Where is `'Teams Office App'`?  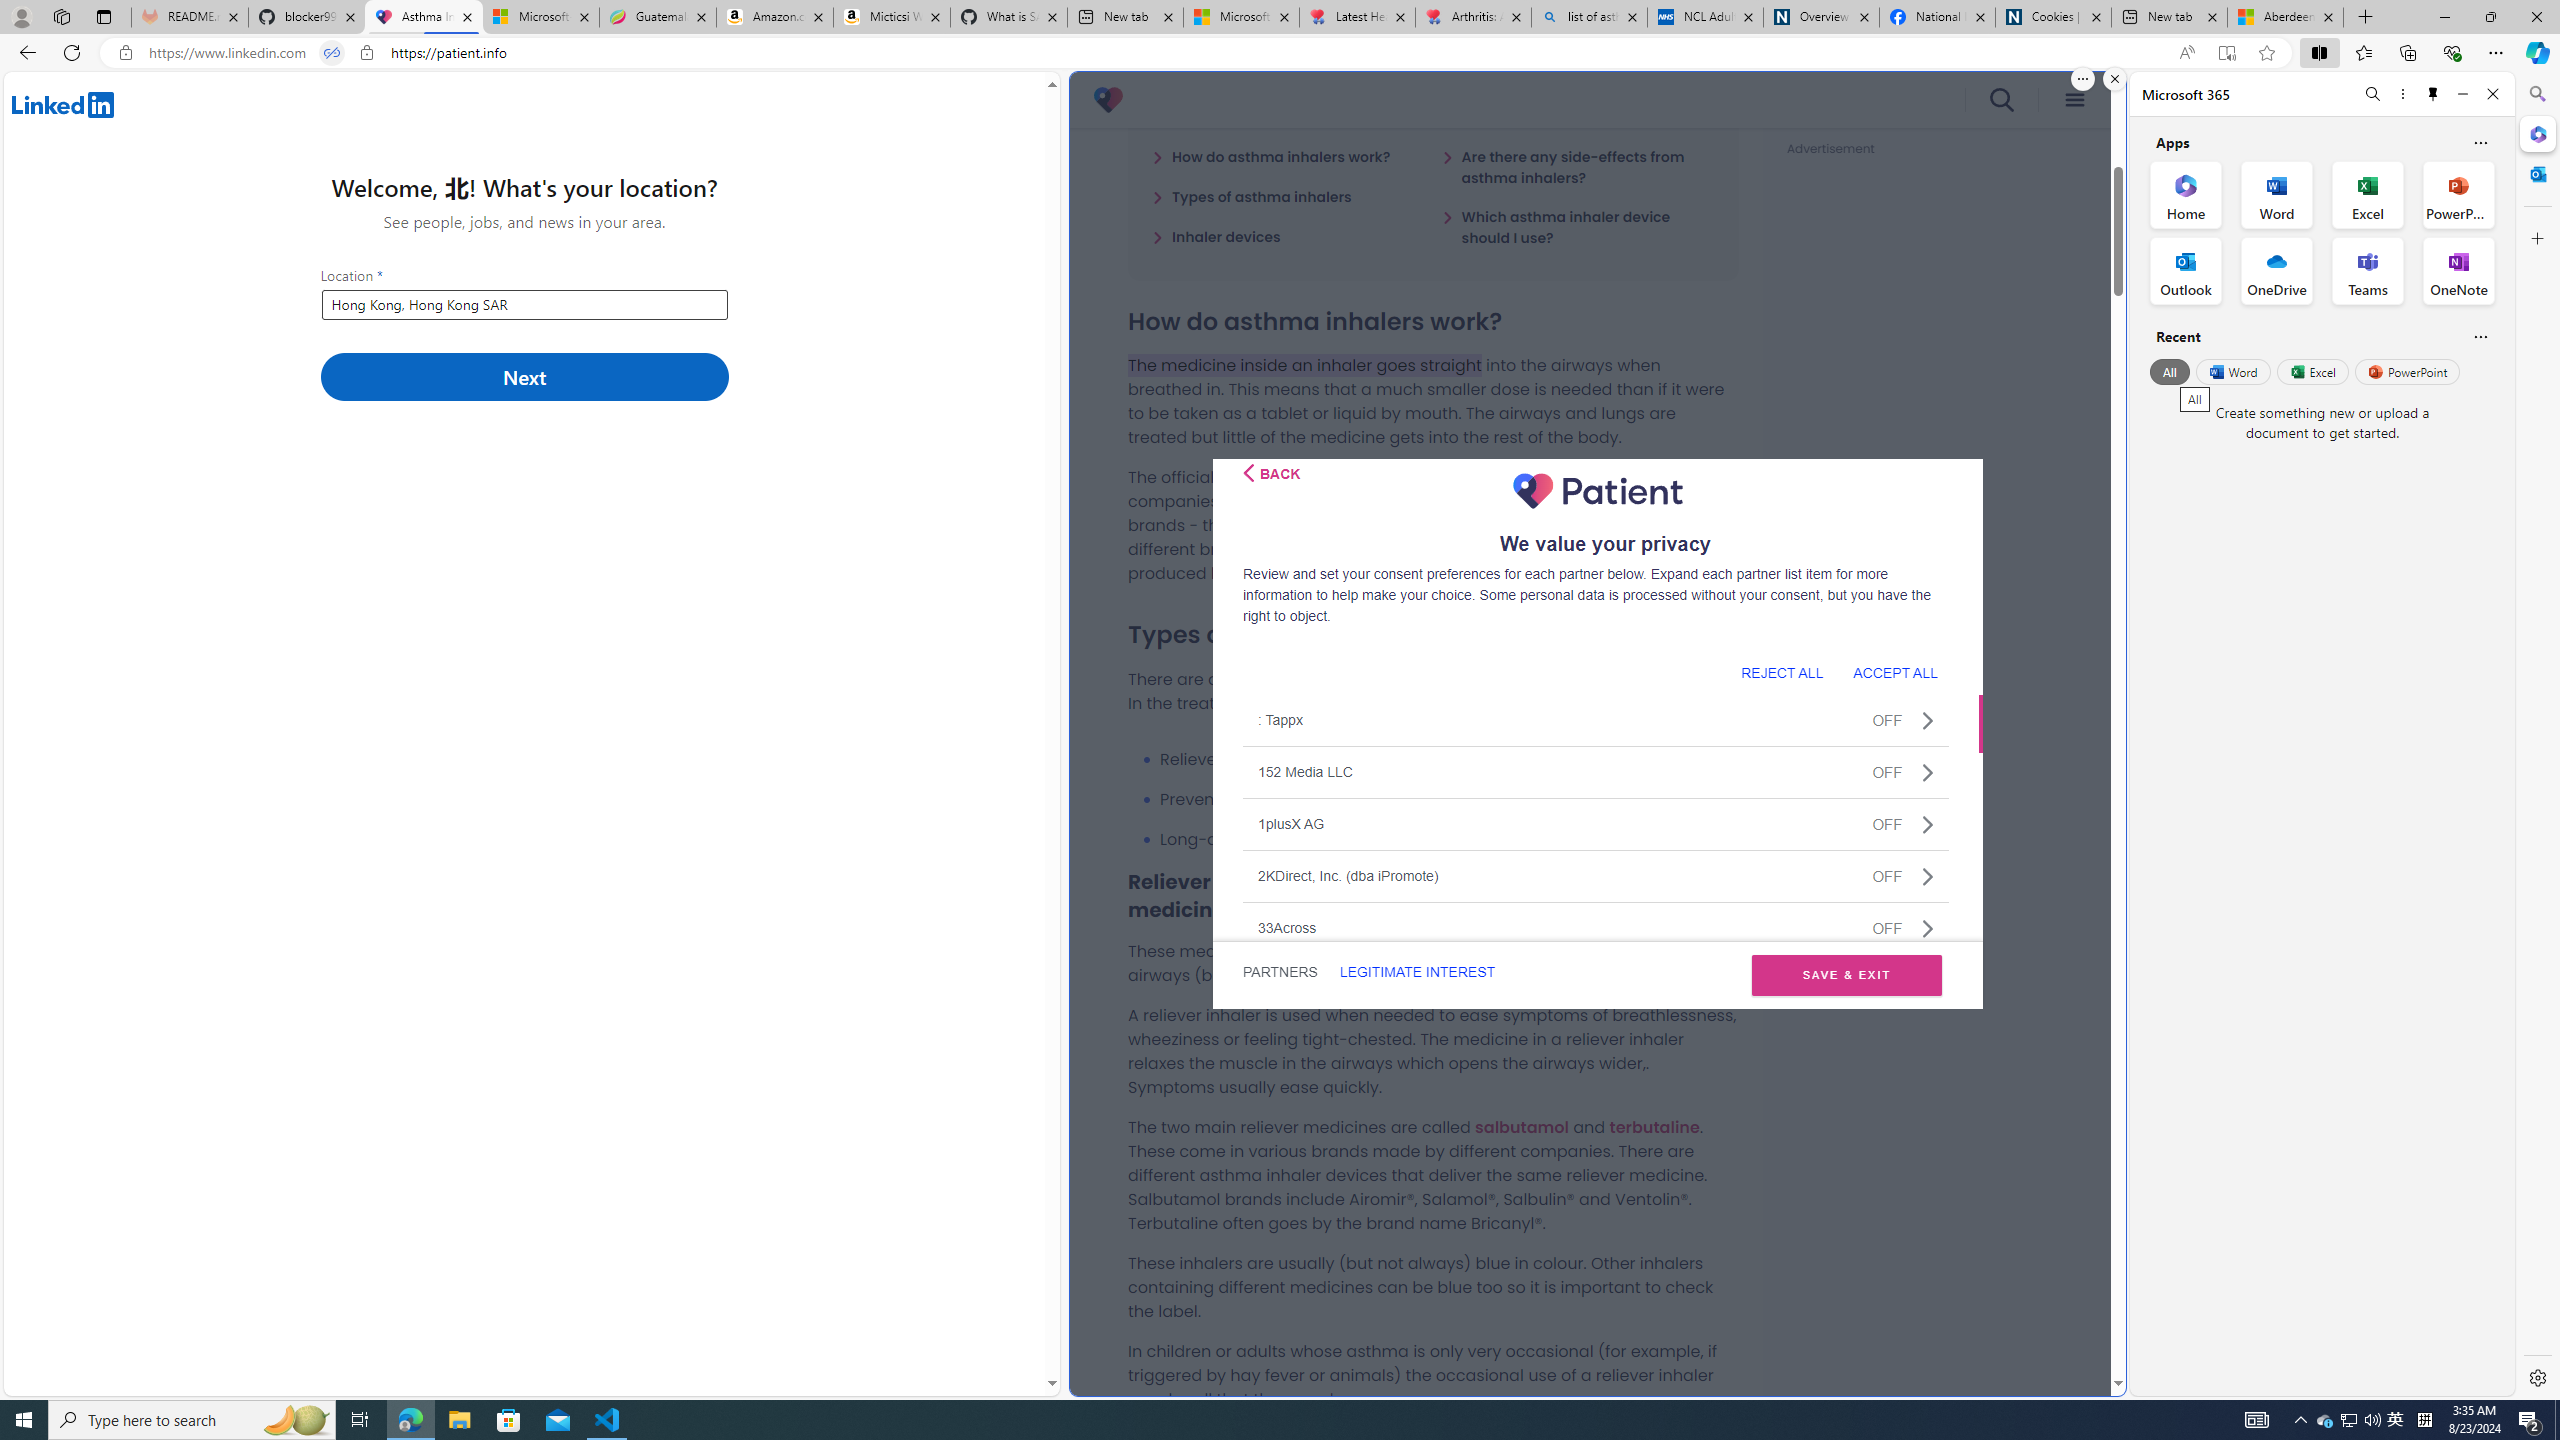
'Teams Office App' is located at coordinates (2368, 271).